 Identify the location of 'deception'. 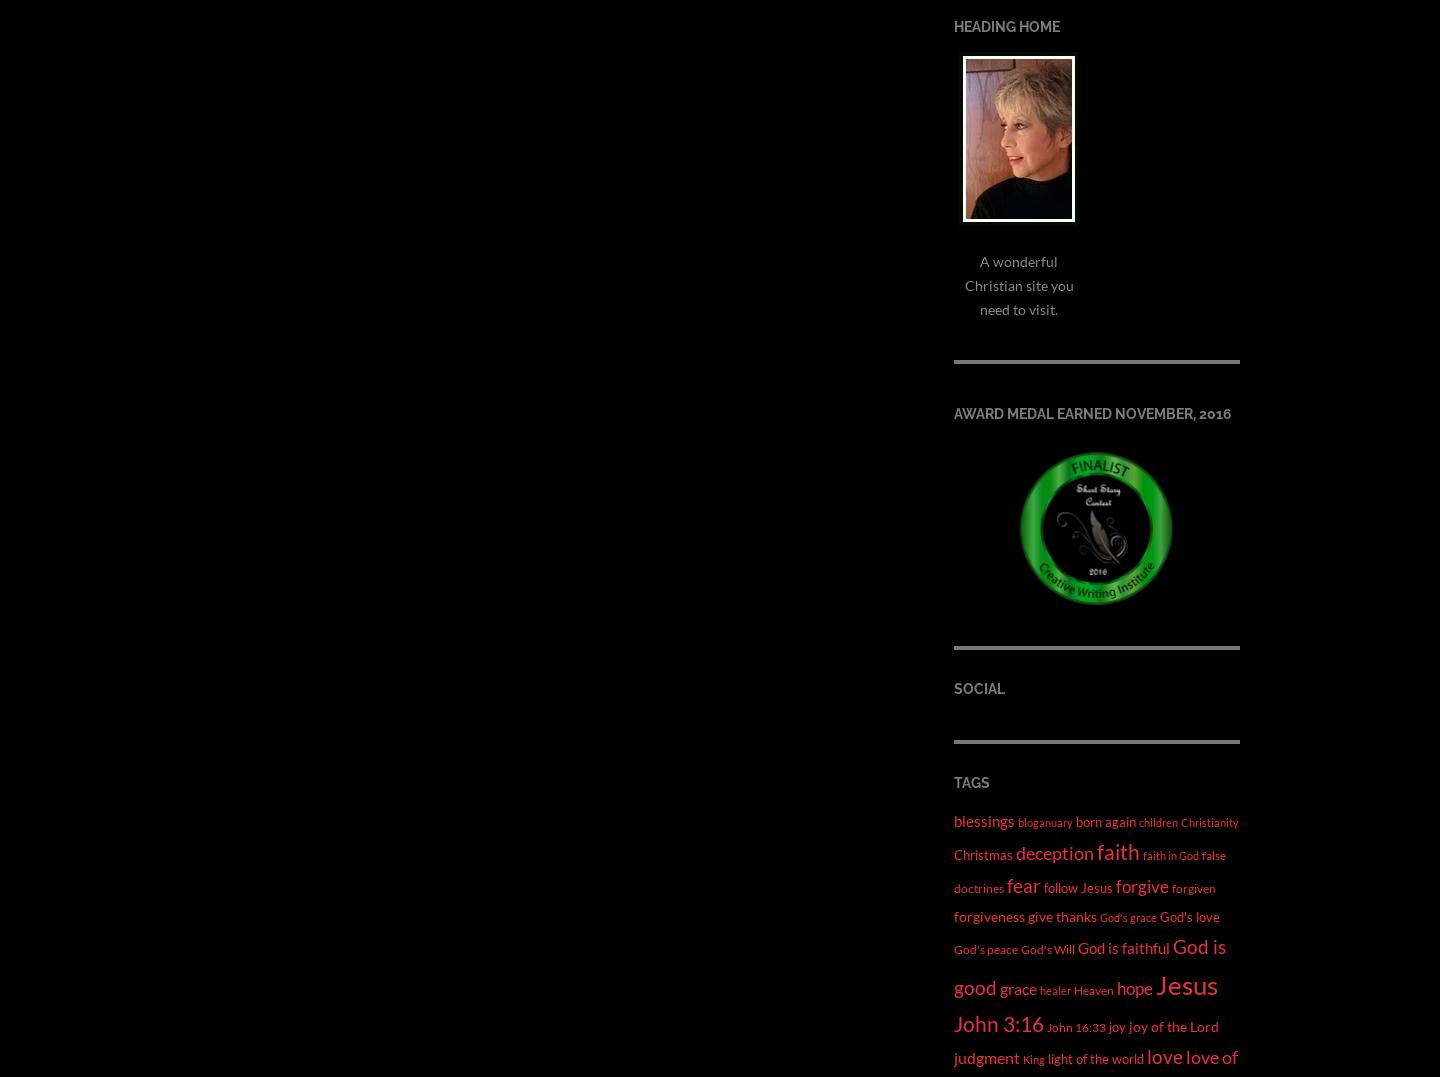
(1054, 852).